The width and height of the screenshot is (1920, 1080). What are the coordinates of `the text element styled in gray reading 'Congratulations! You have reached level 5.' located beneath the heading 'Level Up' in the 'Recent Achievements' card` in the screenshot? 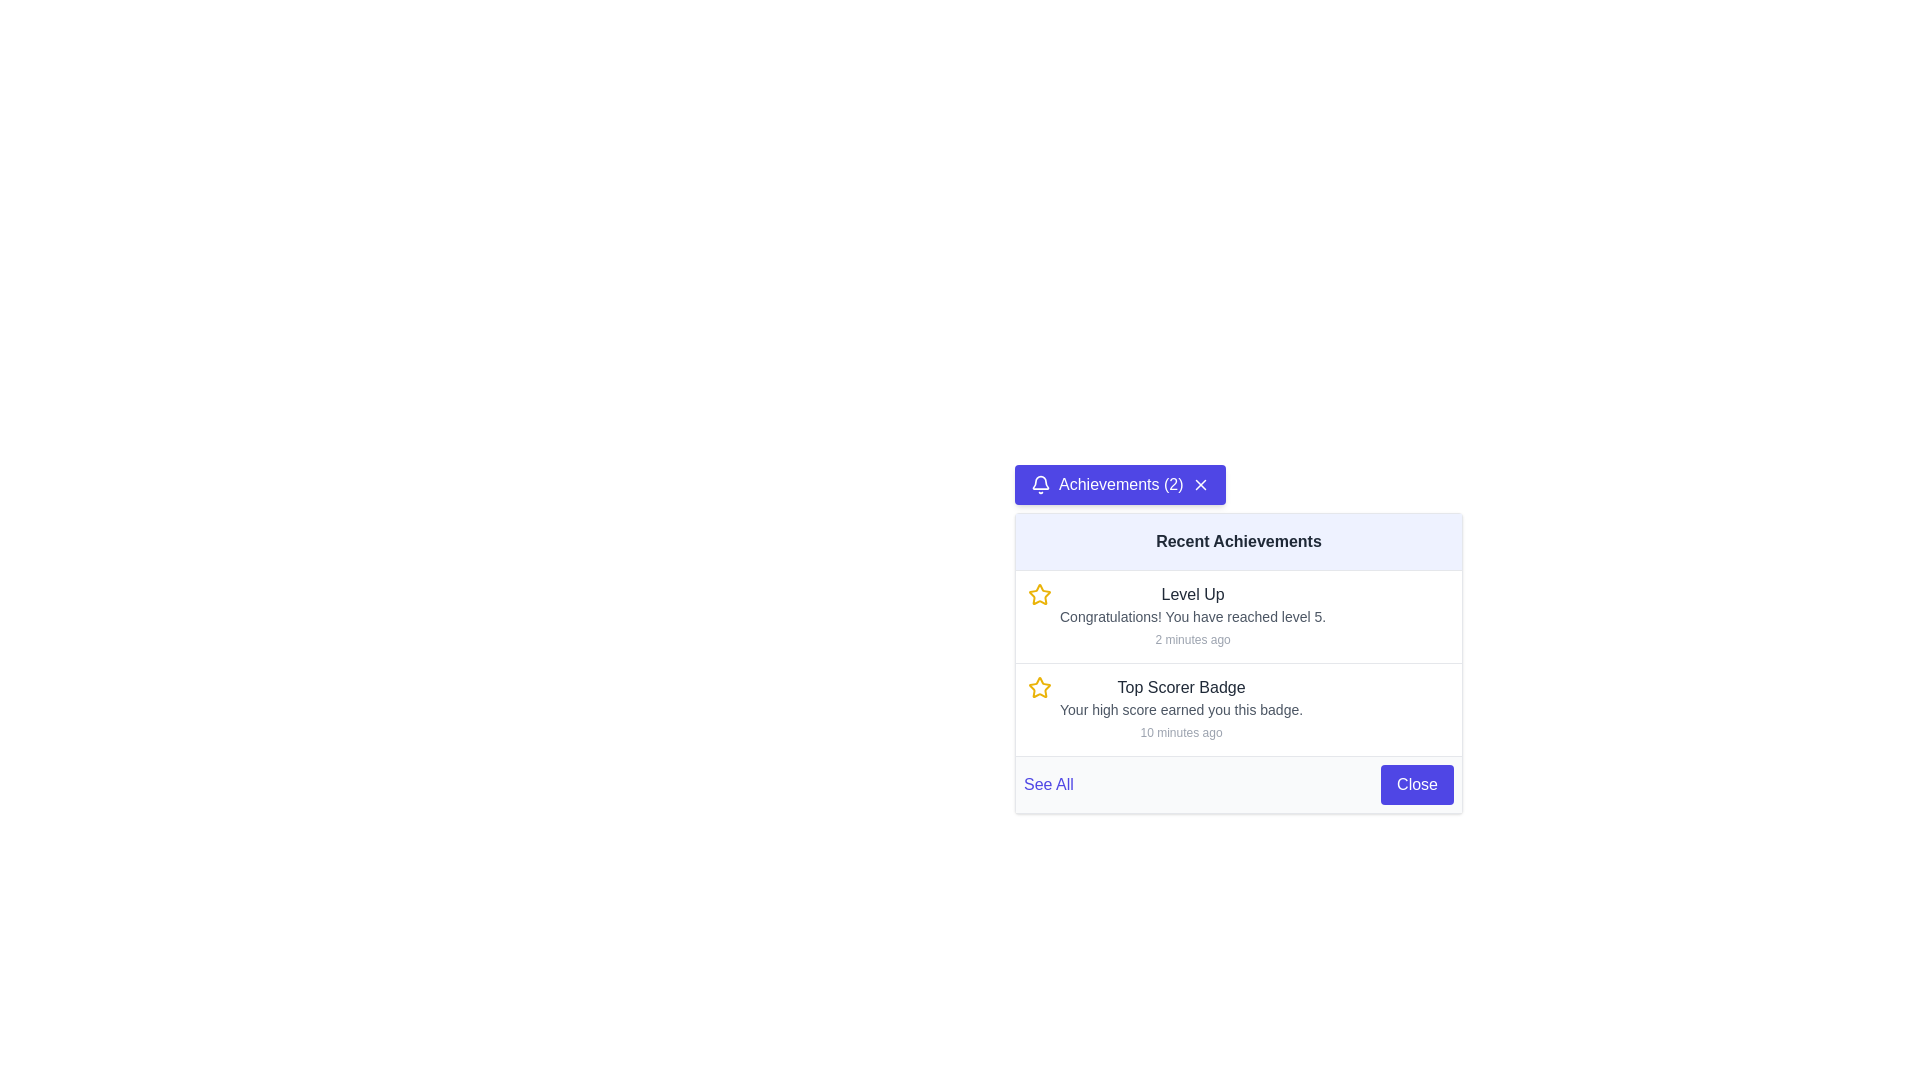 It's located at (1193, 616).